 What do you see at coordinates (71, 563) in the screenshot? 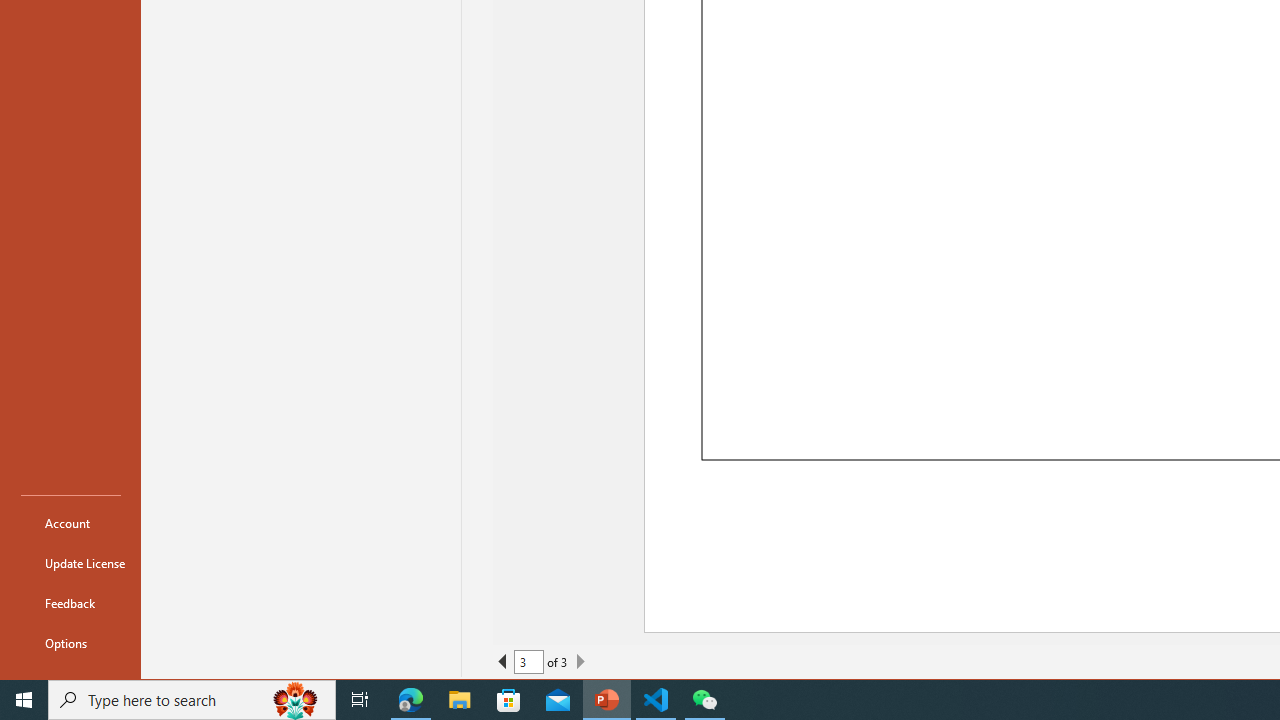
I see `'Update License'` at bounding box center [71, 563].